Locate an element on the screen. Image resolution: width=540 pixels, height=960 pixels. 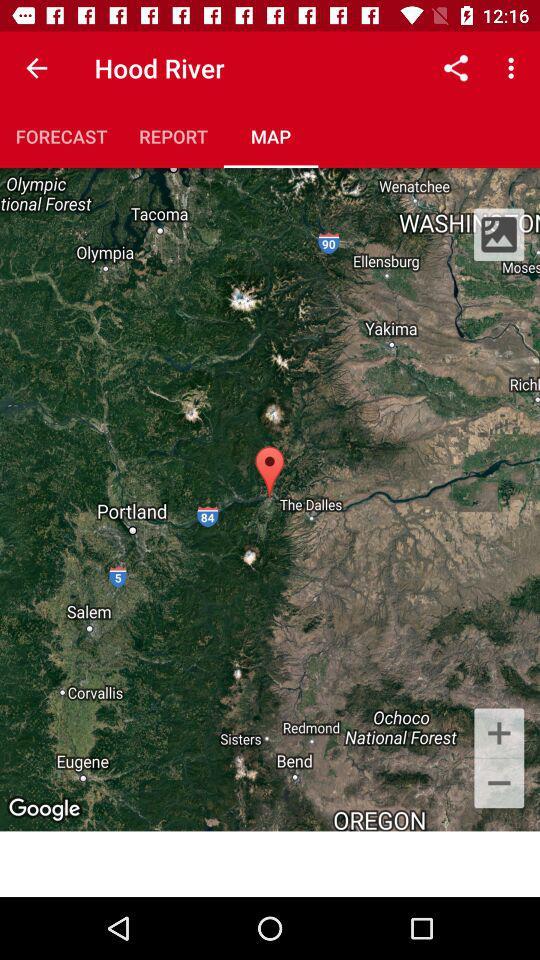
the item to the left of hood river icon is located at coordinates (36, 68).